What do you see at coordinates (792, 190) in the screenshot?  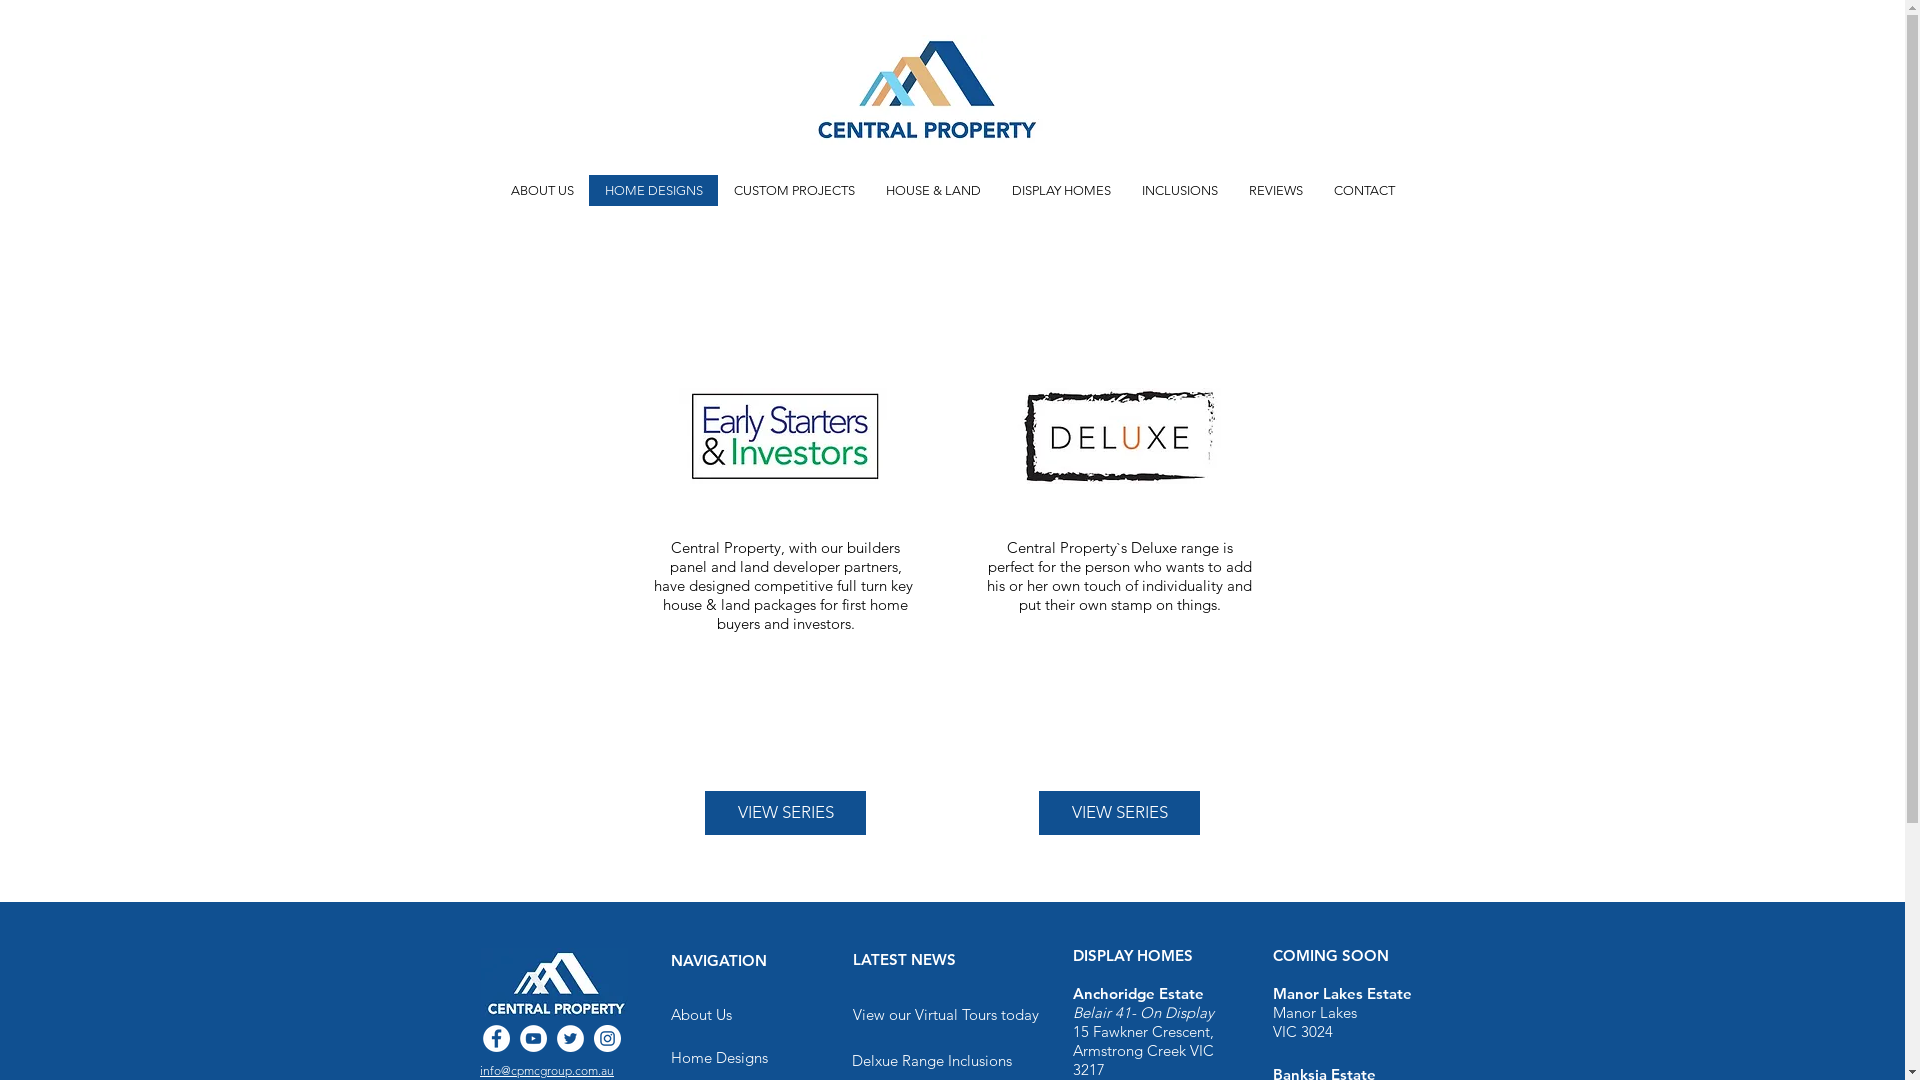 I see `'CUSTOM PROJECTS'` at bounding box center [792, 190].